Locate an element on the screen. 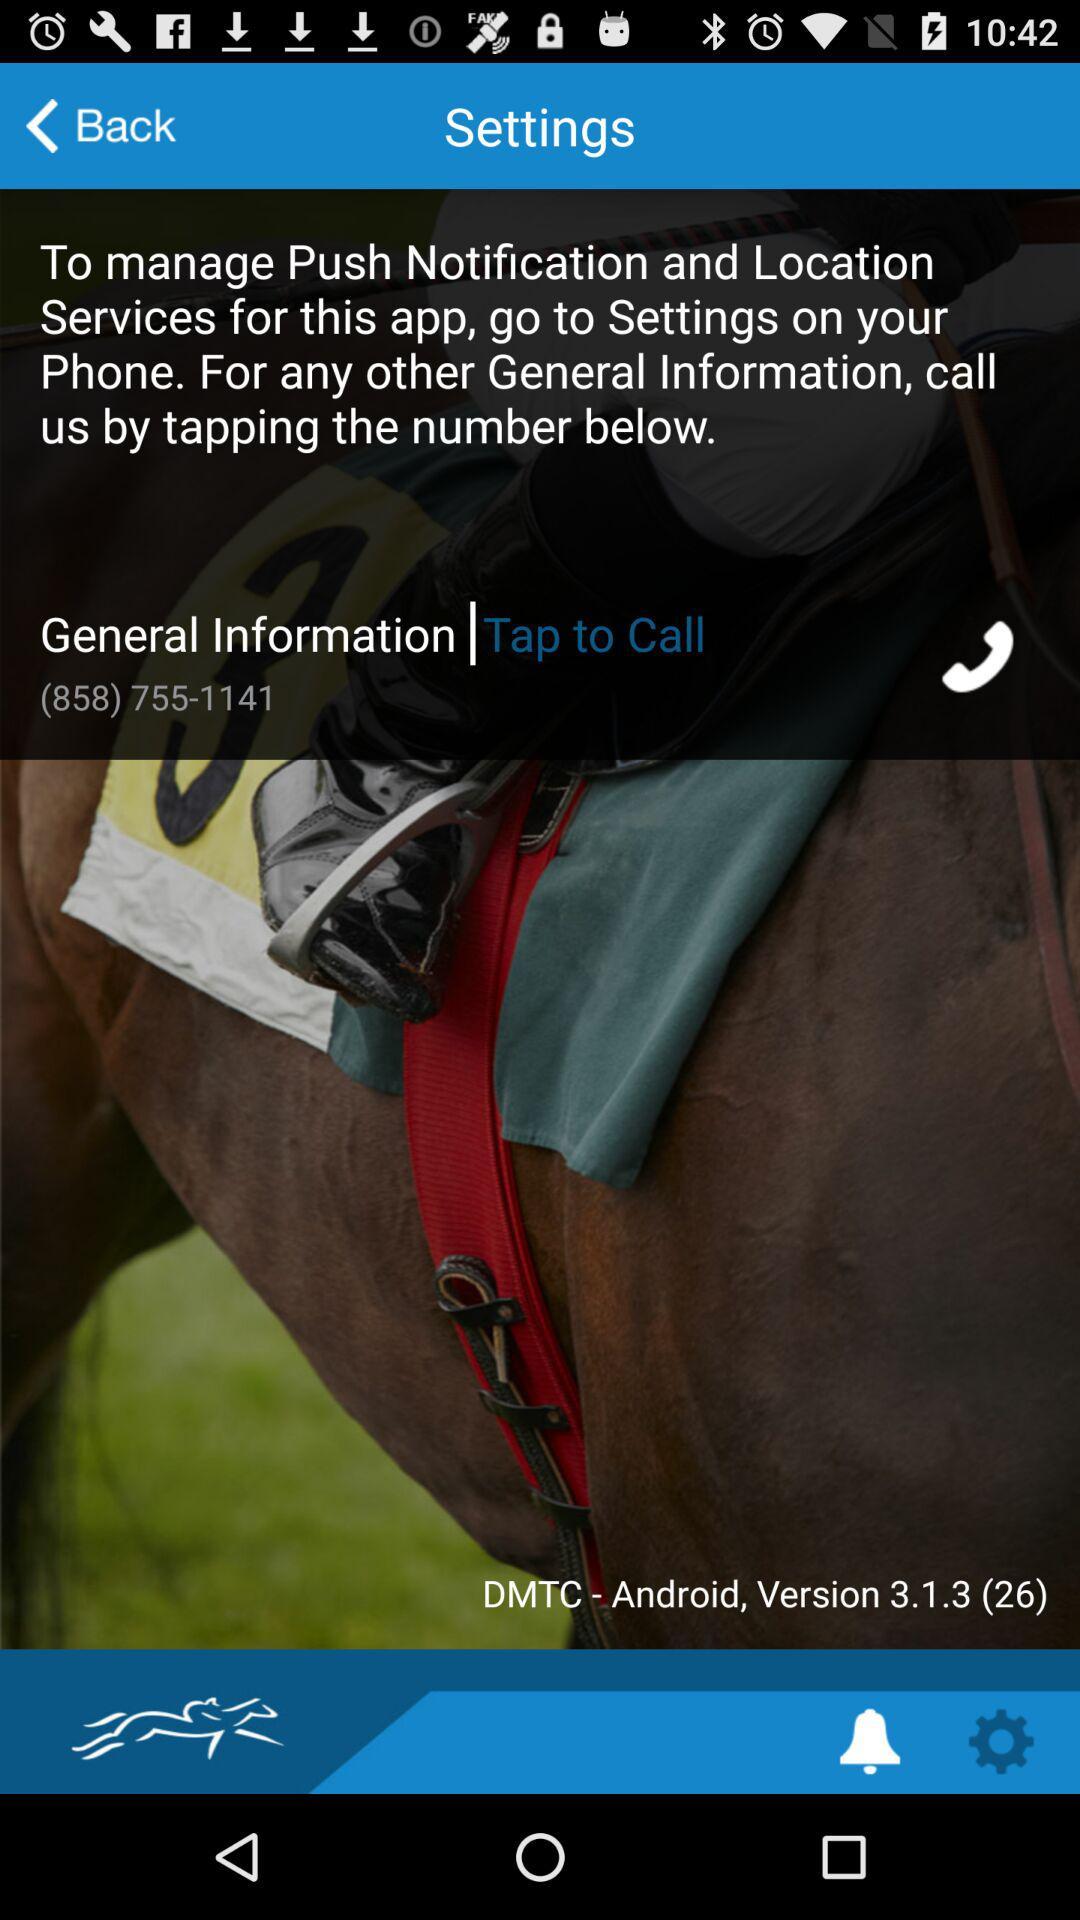 This screenshot has height=1920, width=1080. start phone call is located at coordinates (979, 660).